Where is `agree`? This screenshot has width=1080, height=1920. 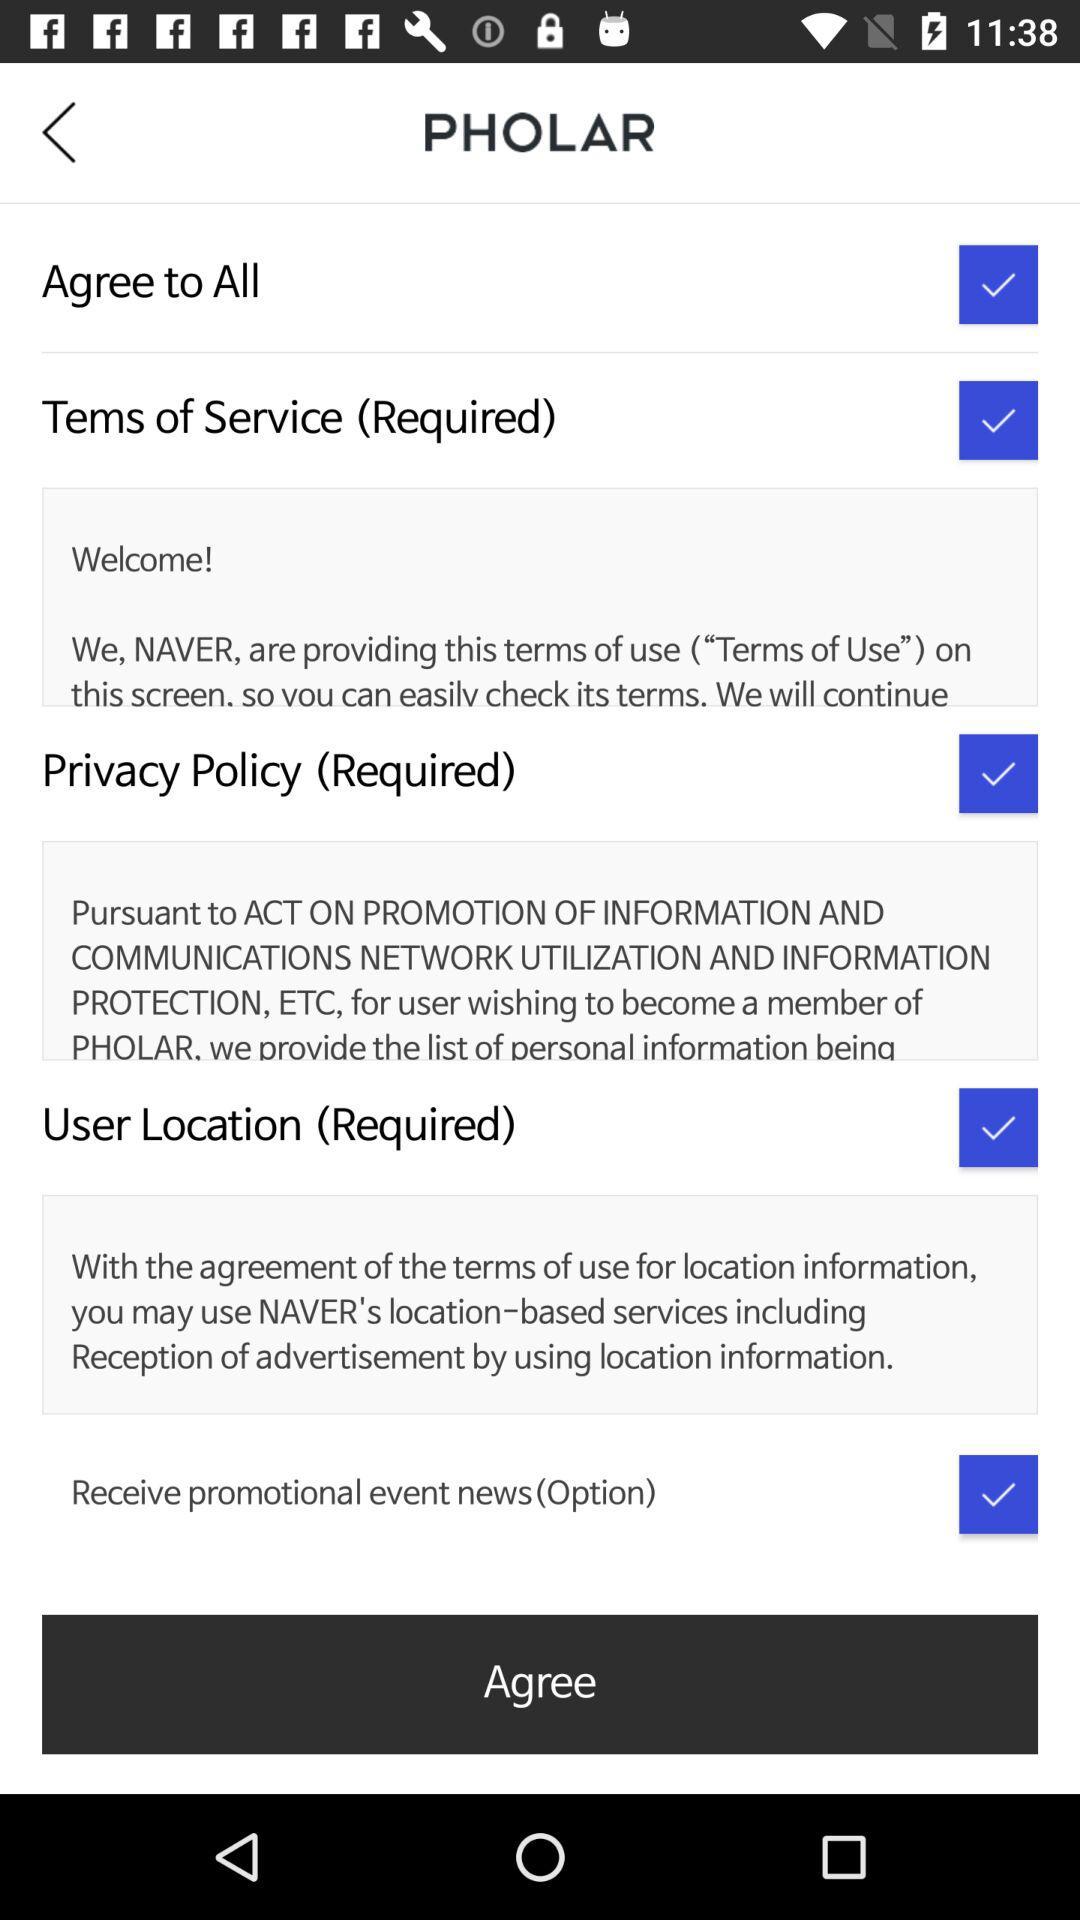 agree is located at coordinates (998, 772).